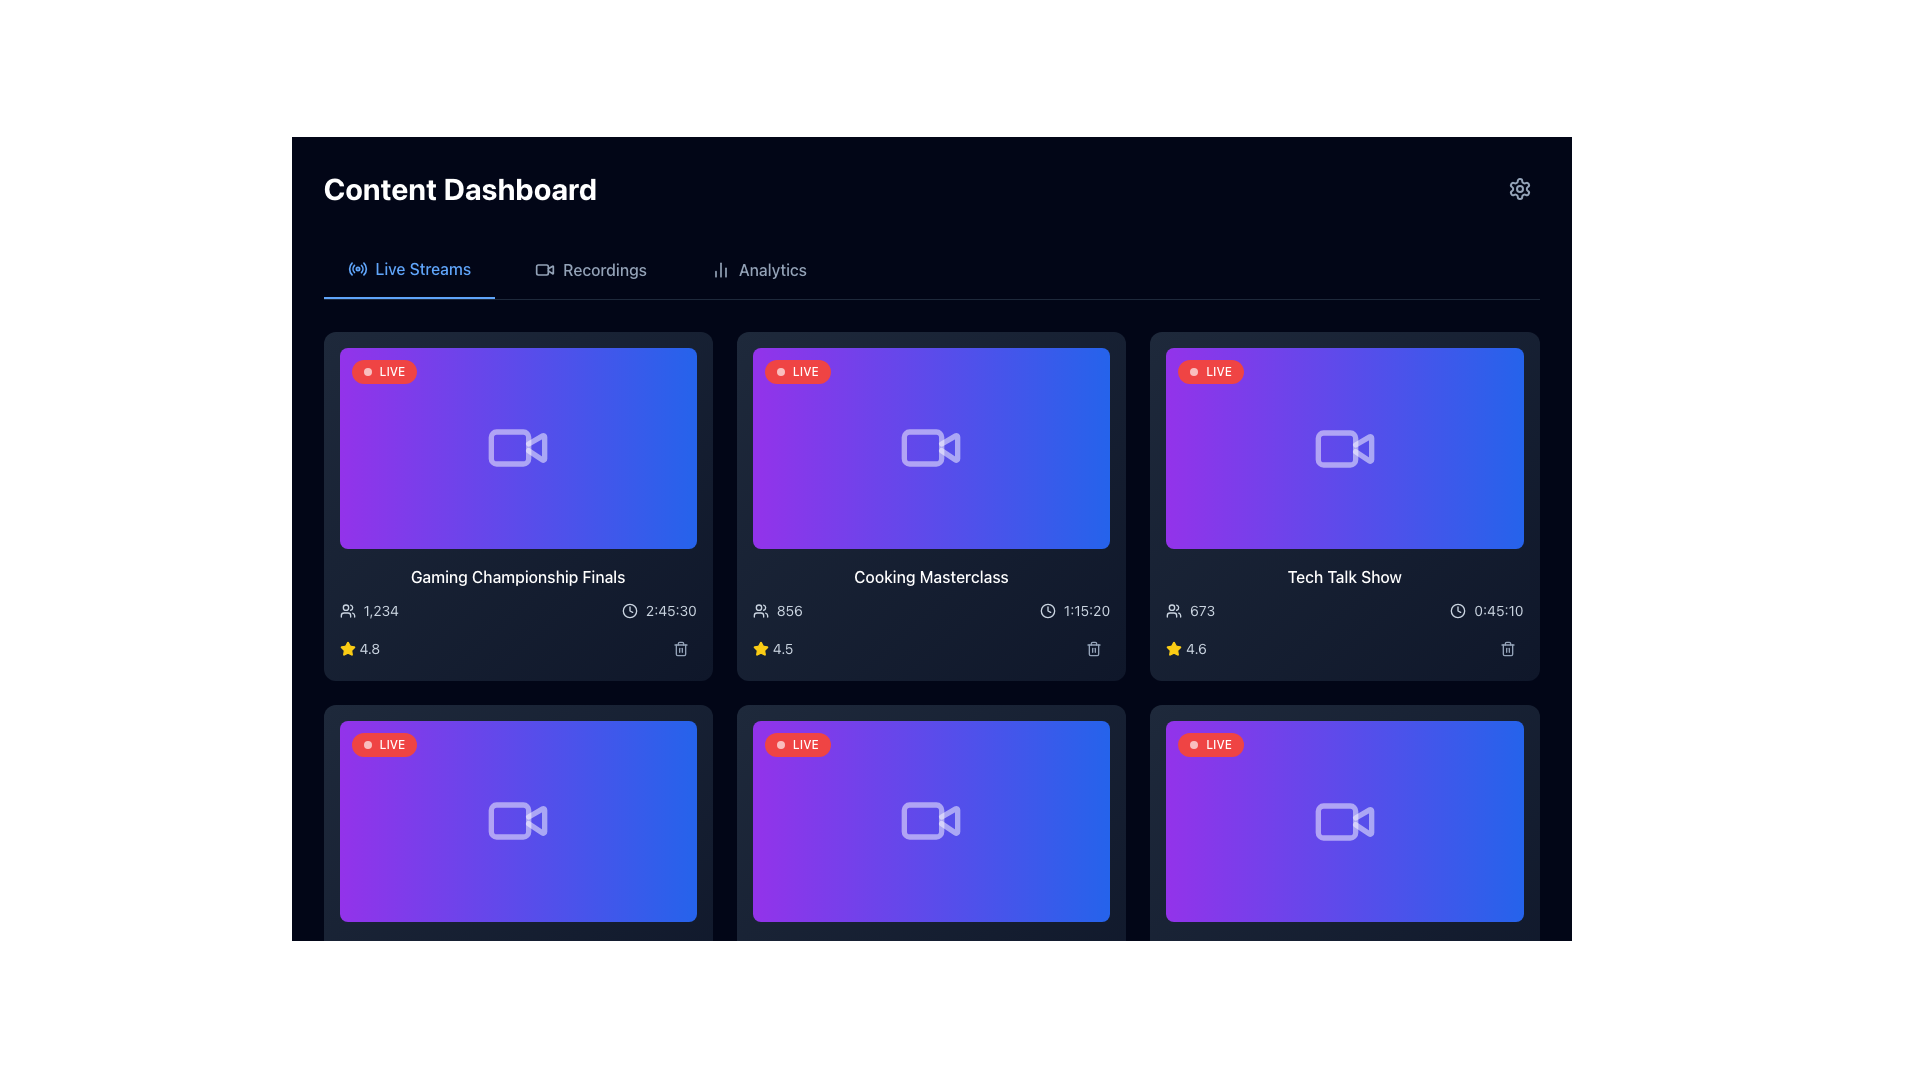 Image resolution: width=1920 pixels, height=1080 pixels. Describe the element at coordinates (628, 609) in the screenshot. I see `the visual representation of the clock icon located to the right of the time text '2:45:30' in the bottom-right corner of the first card in the top-left grid segment` at that location.